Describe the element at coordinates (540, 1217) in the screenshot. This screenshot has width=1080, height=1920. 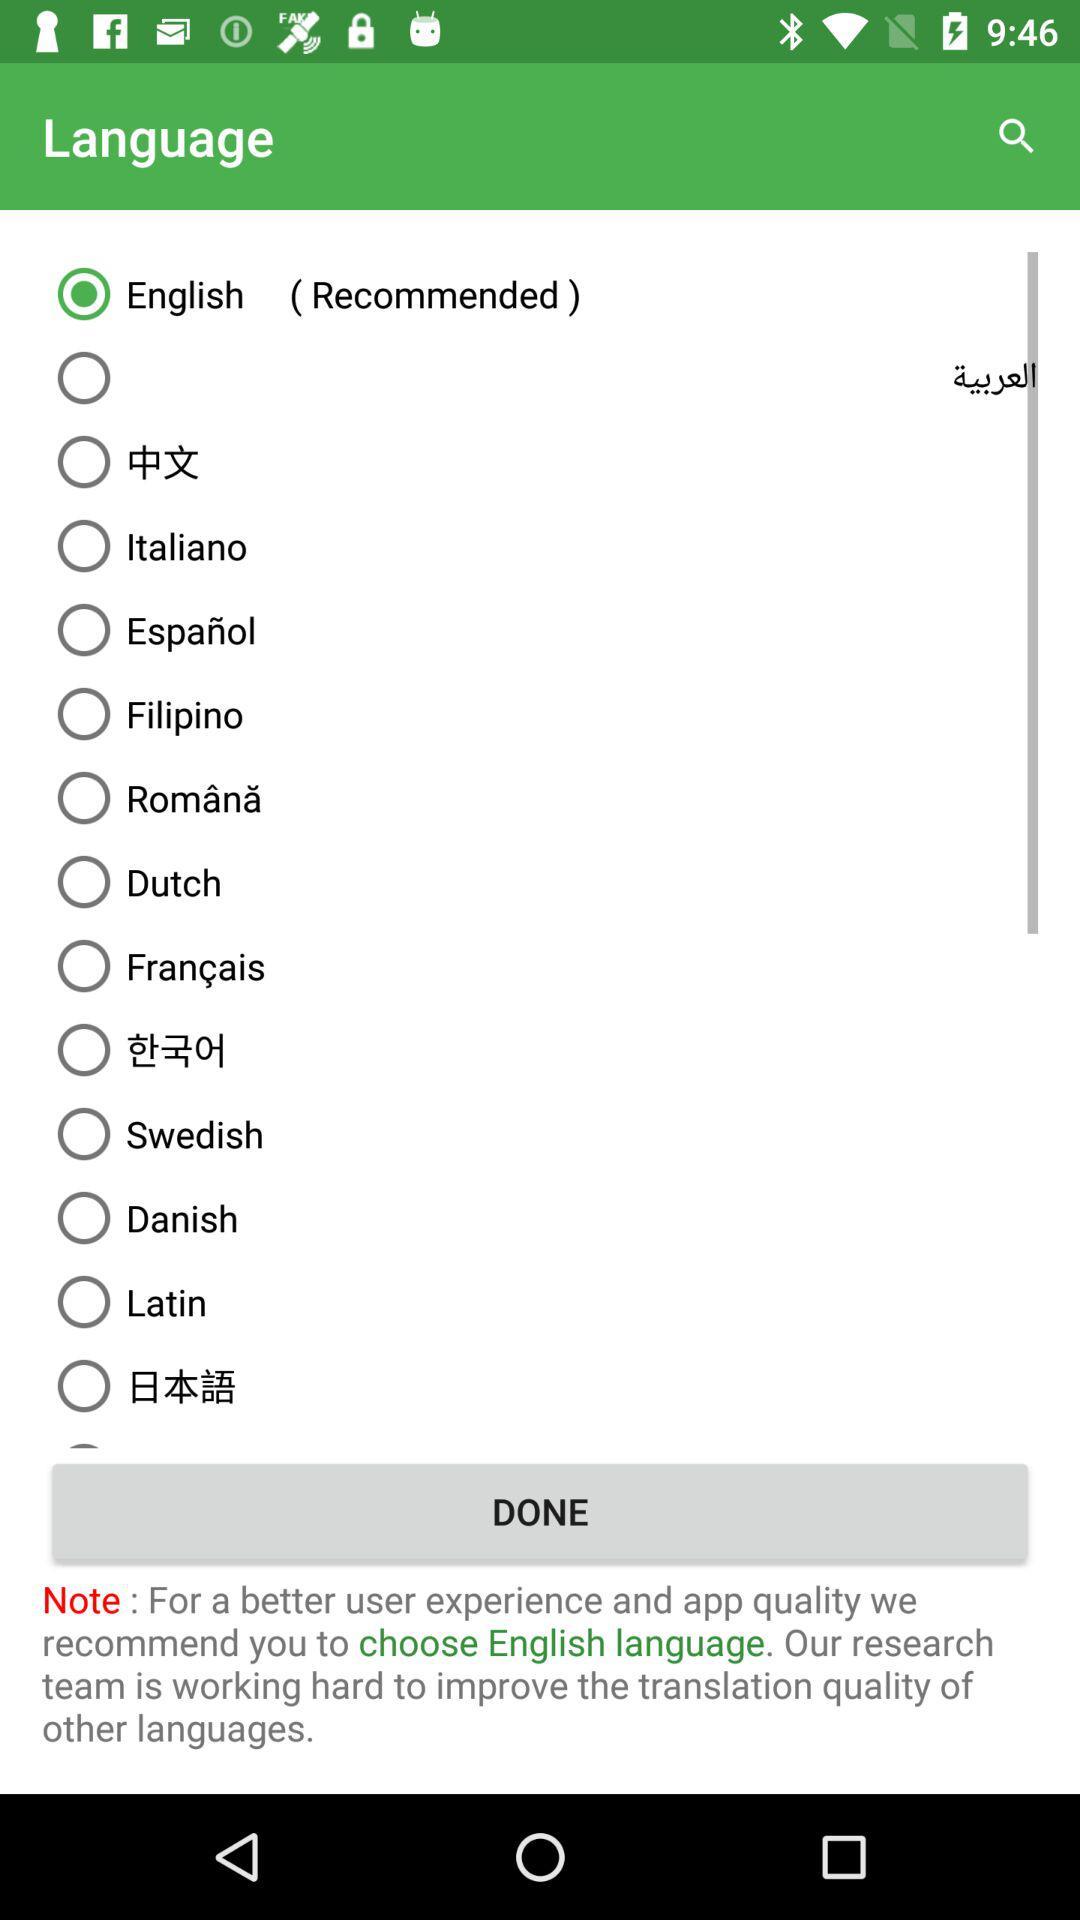
I see `the item above the latin` at that location.